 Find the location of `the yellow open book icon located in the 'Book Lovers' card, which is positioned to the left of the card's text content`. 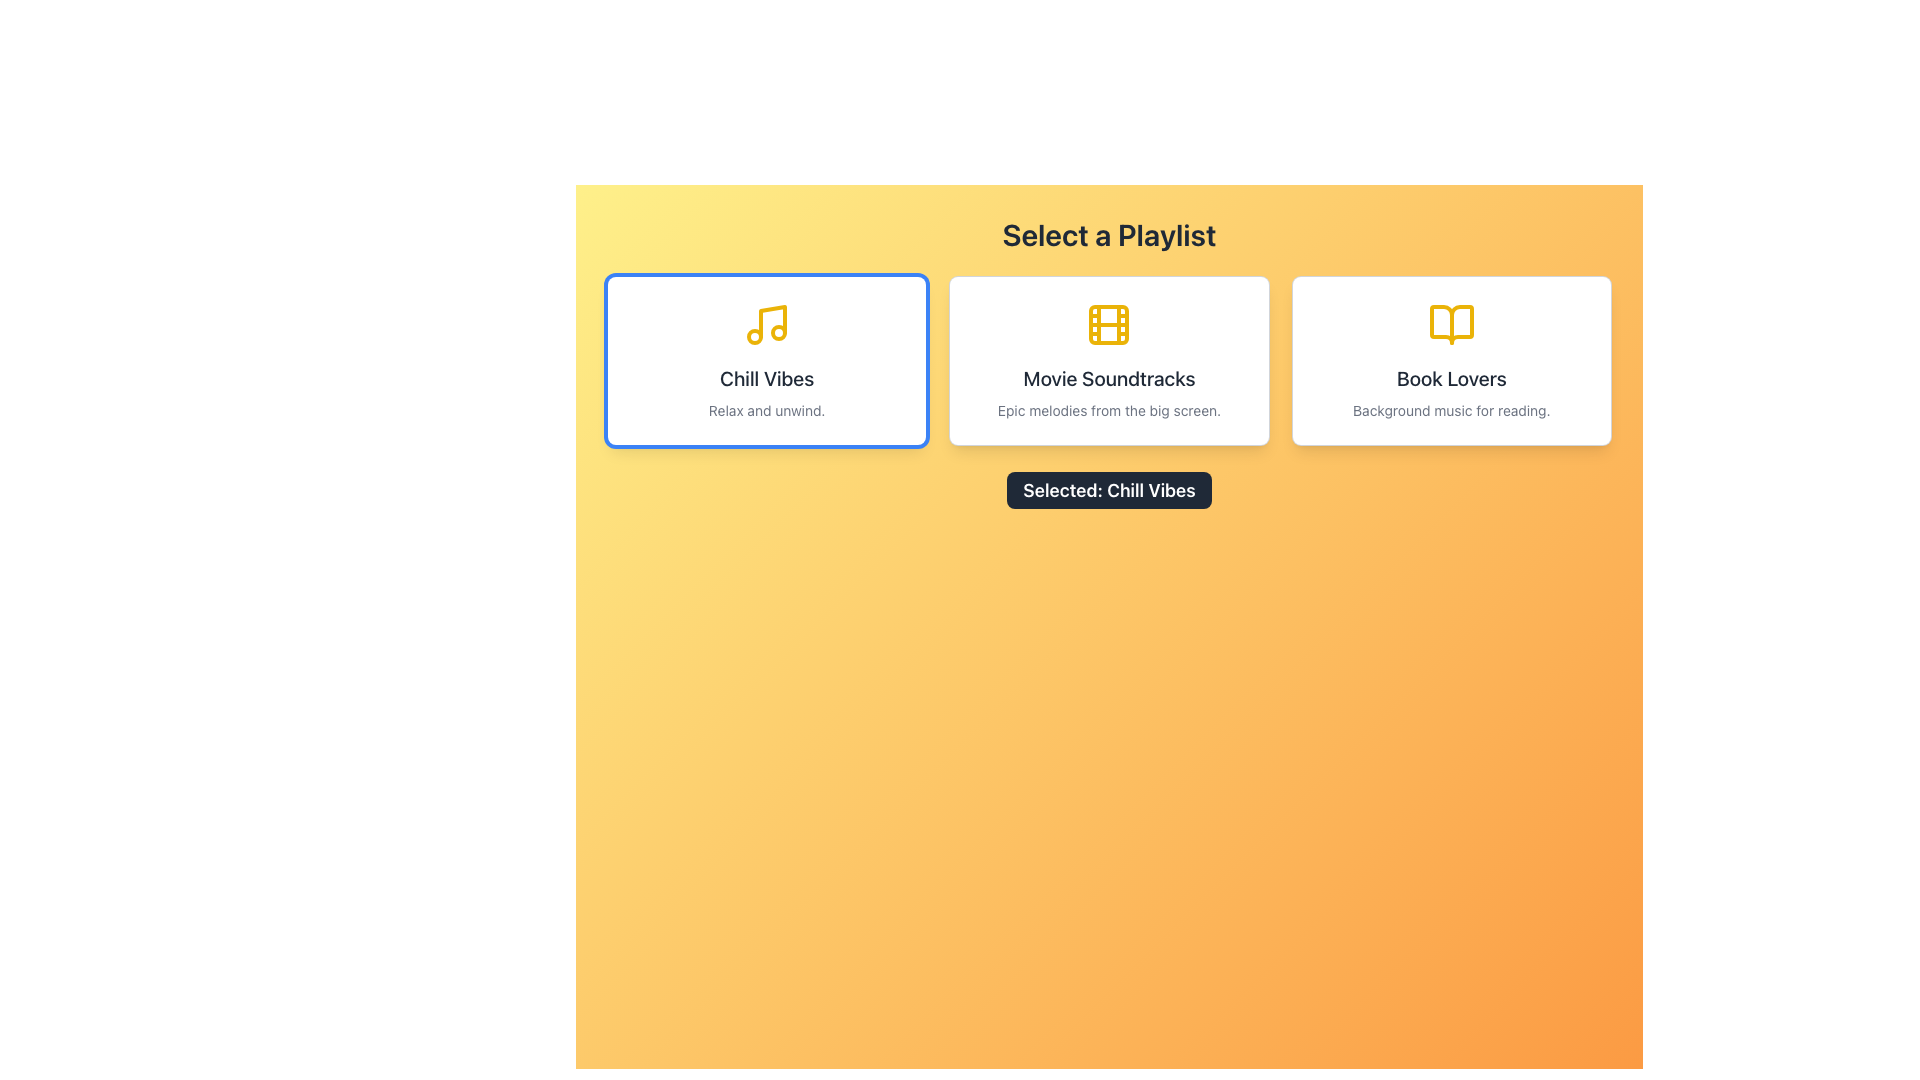

the yellow open book icon located in the 'Book Lovers' card, which is positioned to the left of the card's text content is located at coordinates (1451, 323).